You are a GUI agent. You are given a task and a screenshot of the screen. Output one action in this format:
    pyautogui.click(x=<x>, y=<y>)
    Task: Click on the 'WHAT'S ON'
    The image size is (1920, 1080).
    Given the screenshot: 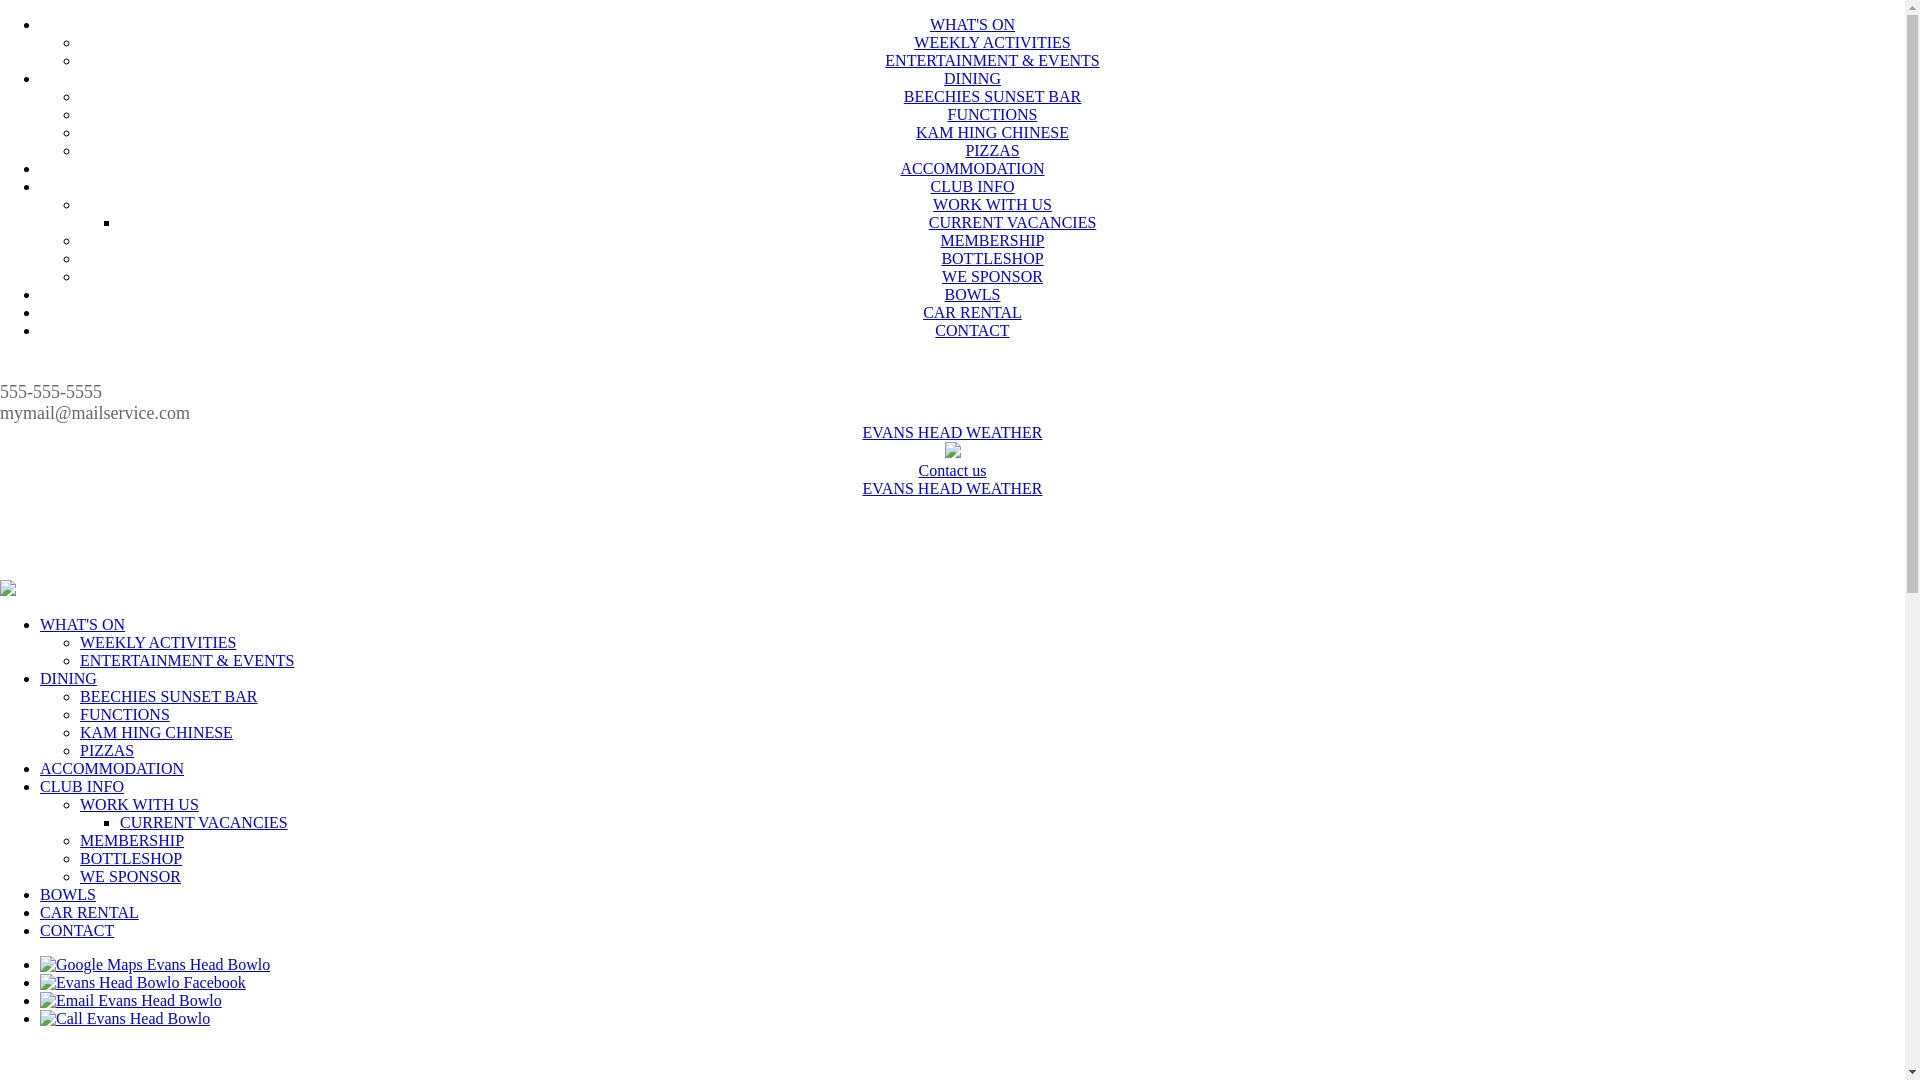 What is the action you would take?
    pyautogui.click(x=929, y=24)
    